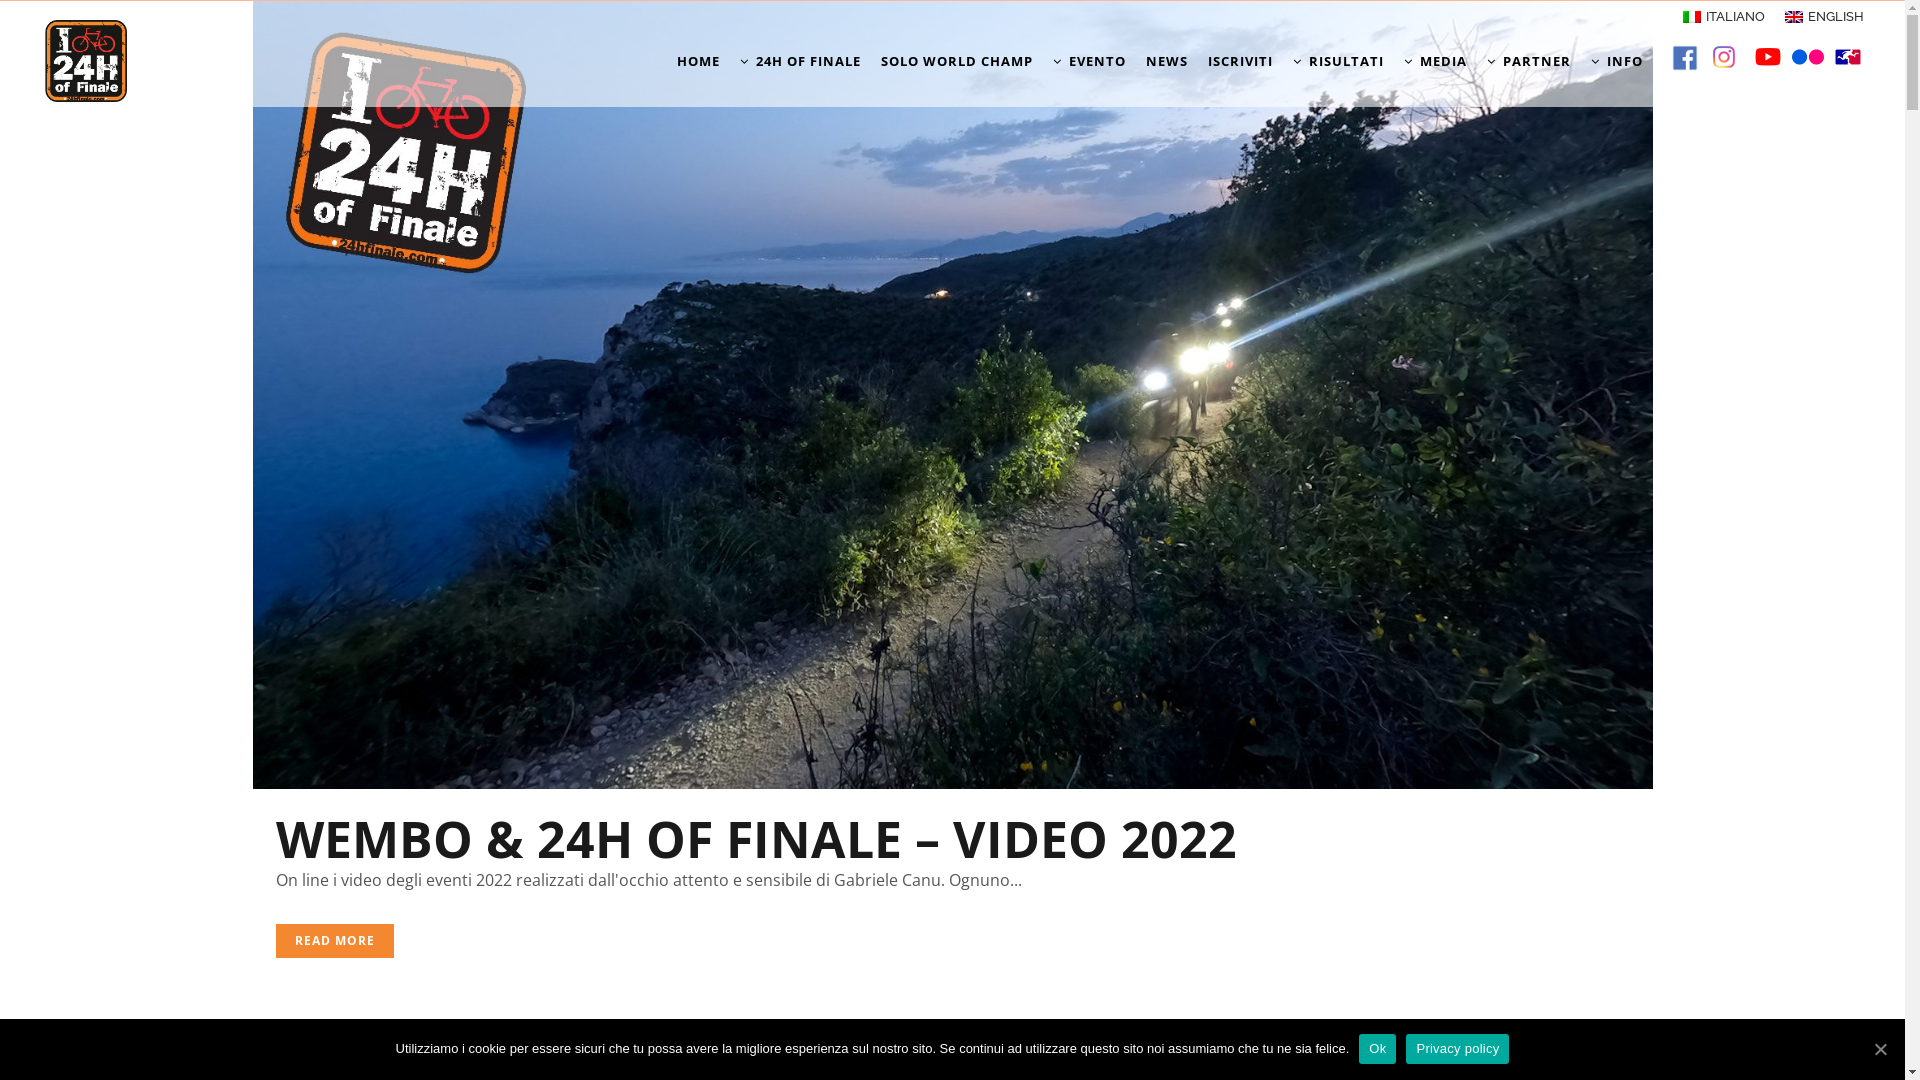 The image size is (1920, 1080). I want to click on 'flickr', so click(1791, 56).